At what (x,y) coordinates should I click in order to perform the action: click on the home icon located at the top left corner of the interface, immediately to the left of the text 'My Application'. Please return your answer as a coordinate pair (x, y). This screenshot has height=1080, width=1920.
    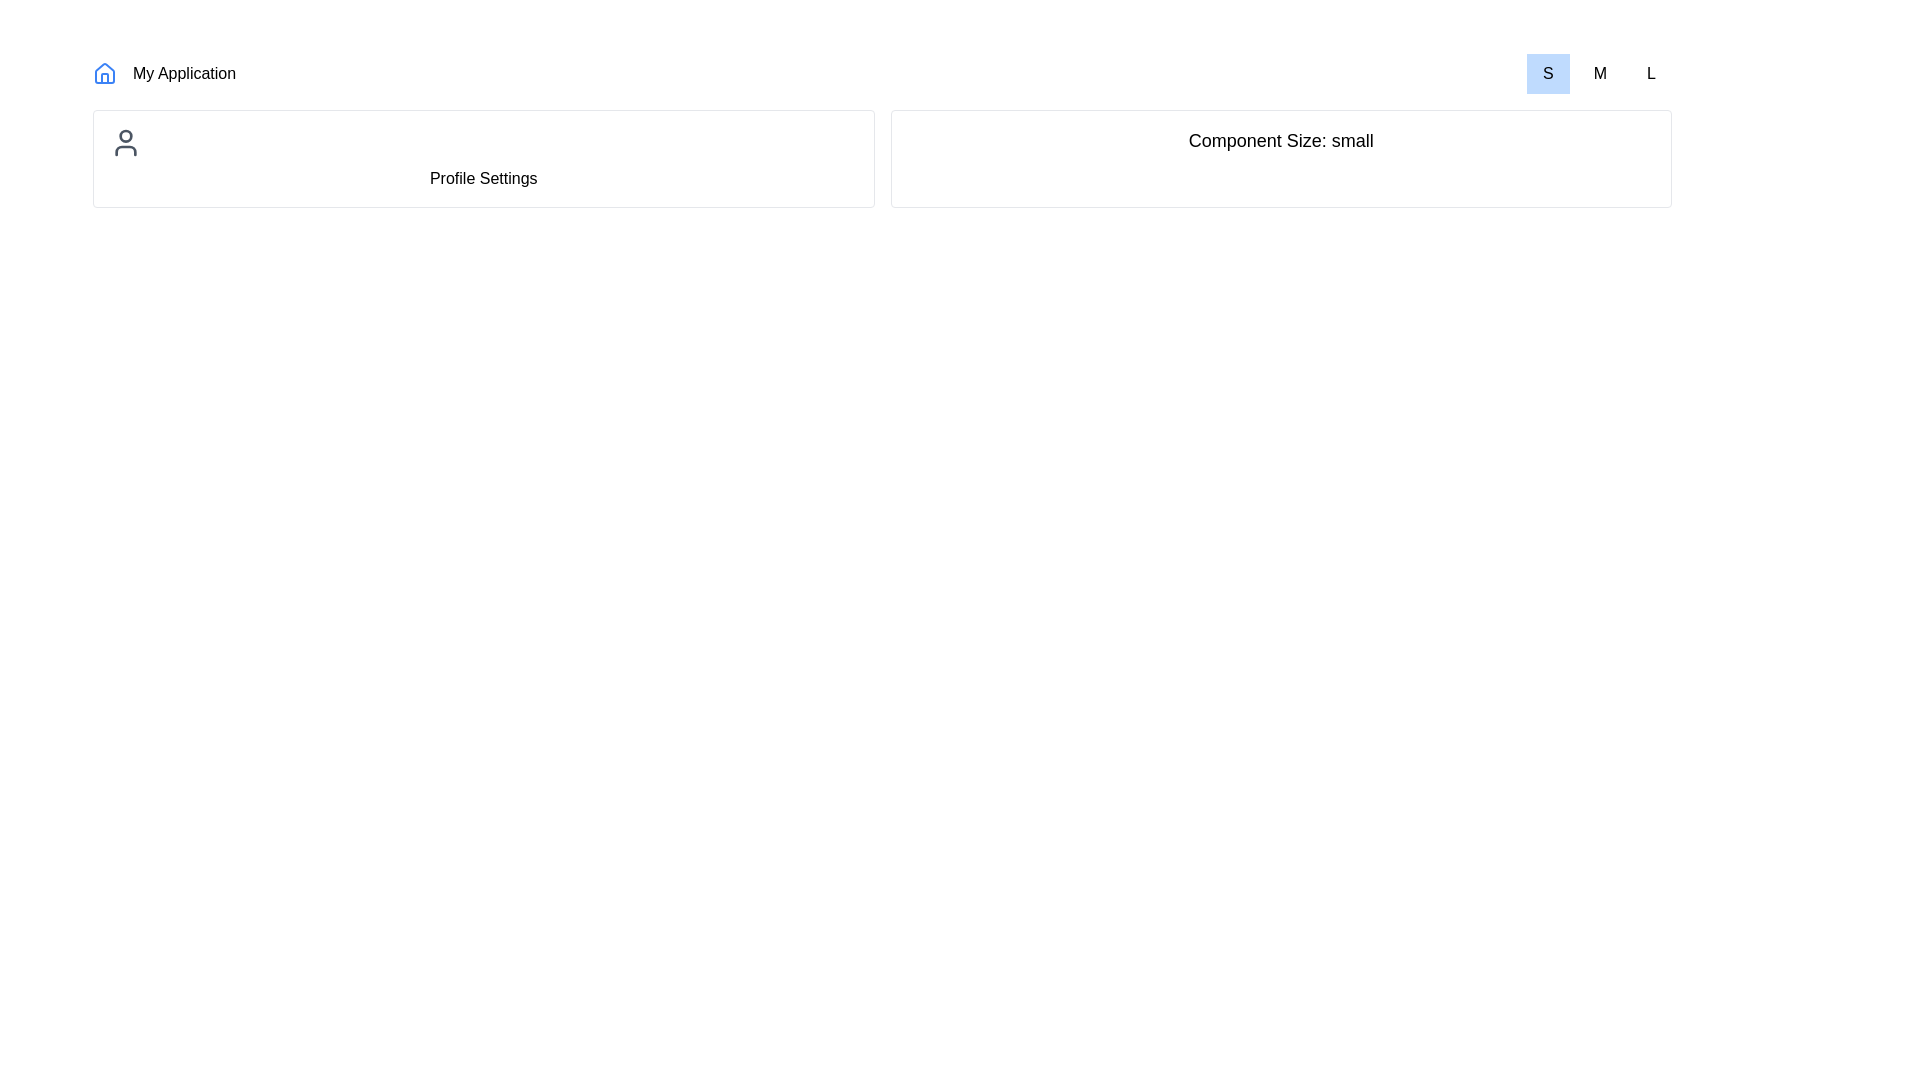
    Looking at the image, I should click on (104, 72).